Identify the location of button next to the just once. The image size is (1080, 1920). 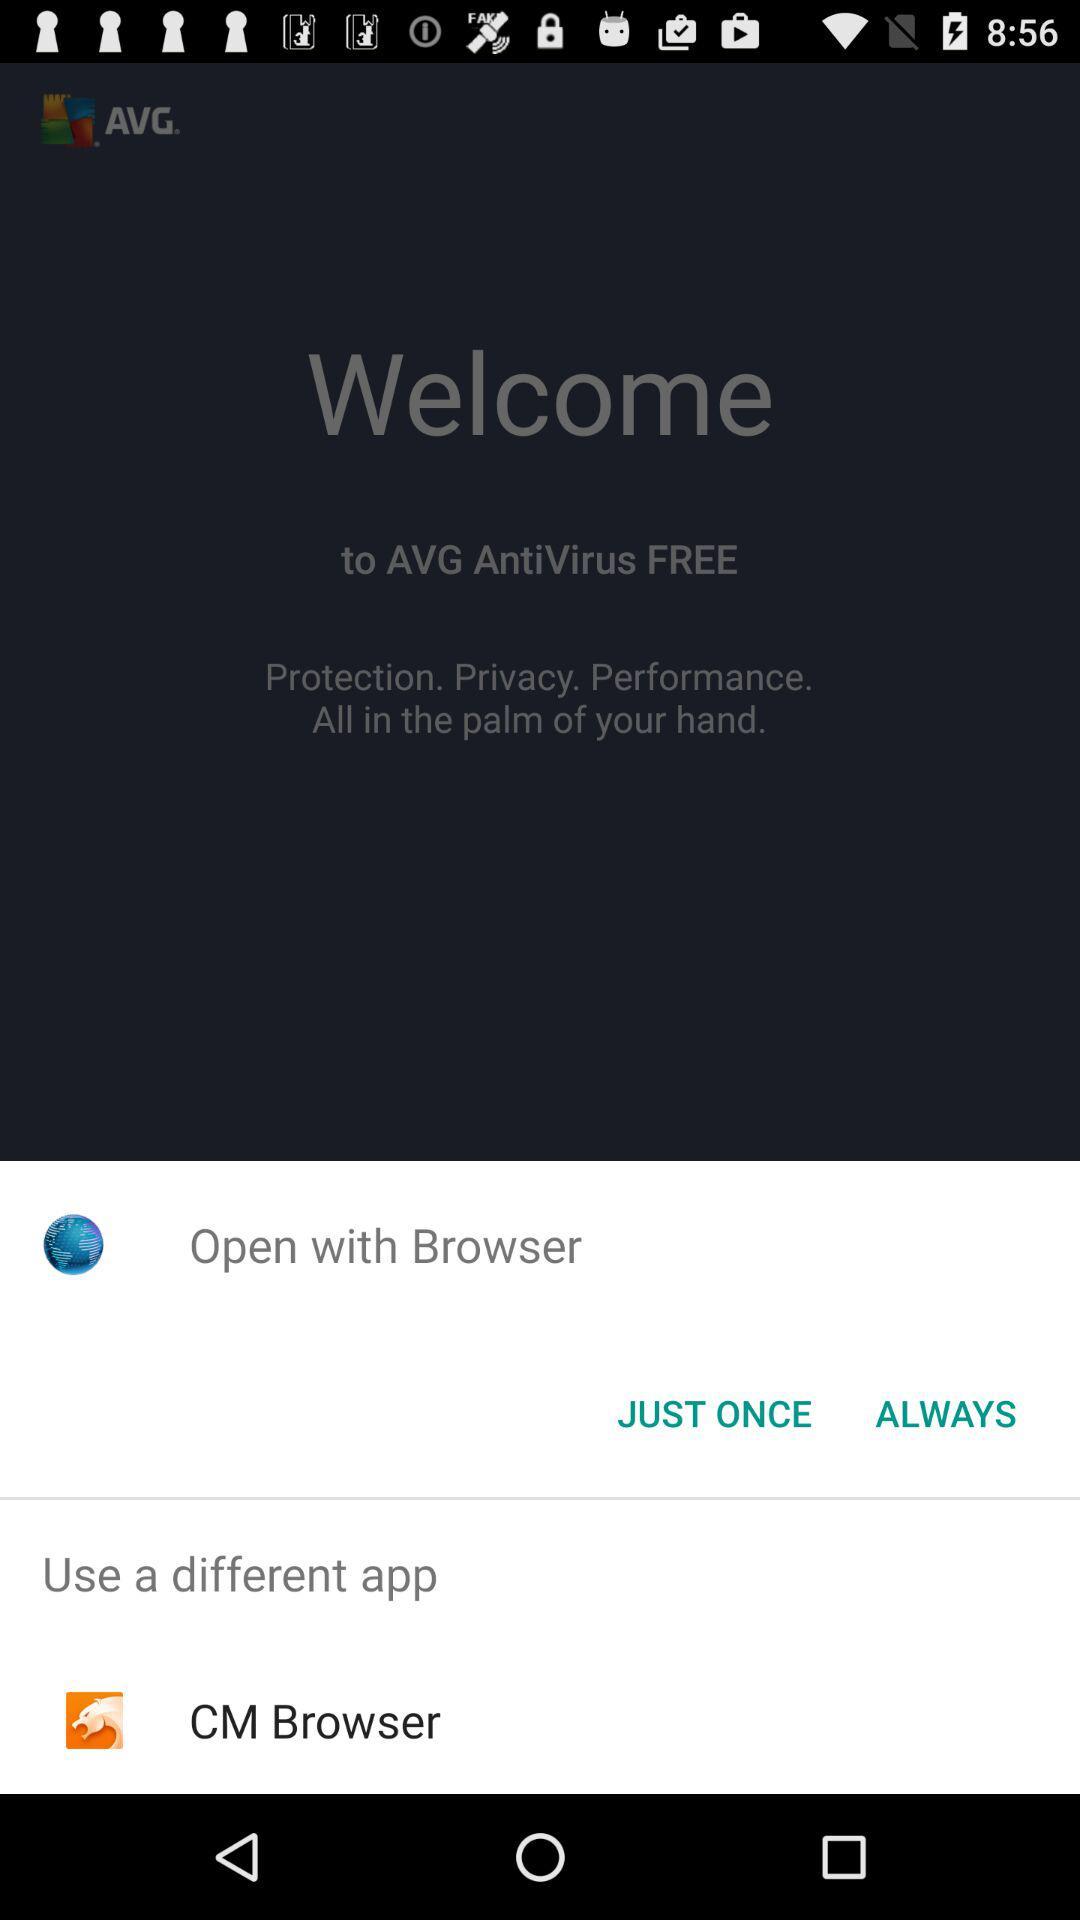
(945, 1411).